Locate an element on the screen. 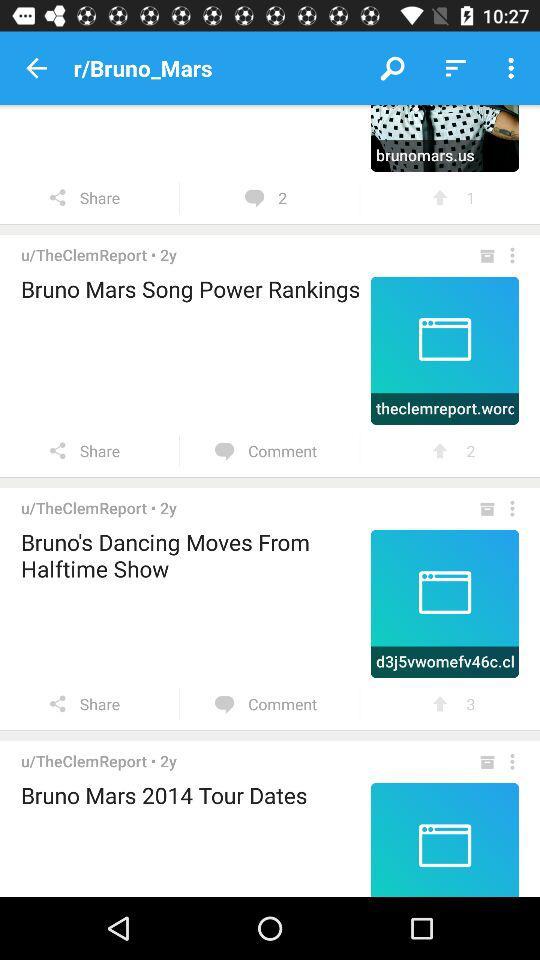 This screenshot has height=960, width=540. the third thumbnail is located at coordinates (445, 603).